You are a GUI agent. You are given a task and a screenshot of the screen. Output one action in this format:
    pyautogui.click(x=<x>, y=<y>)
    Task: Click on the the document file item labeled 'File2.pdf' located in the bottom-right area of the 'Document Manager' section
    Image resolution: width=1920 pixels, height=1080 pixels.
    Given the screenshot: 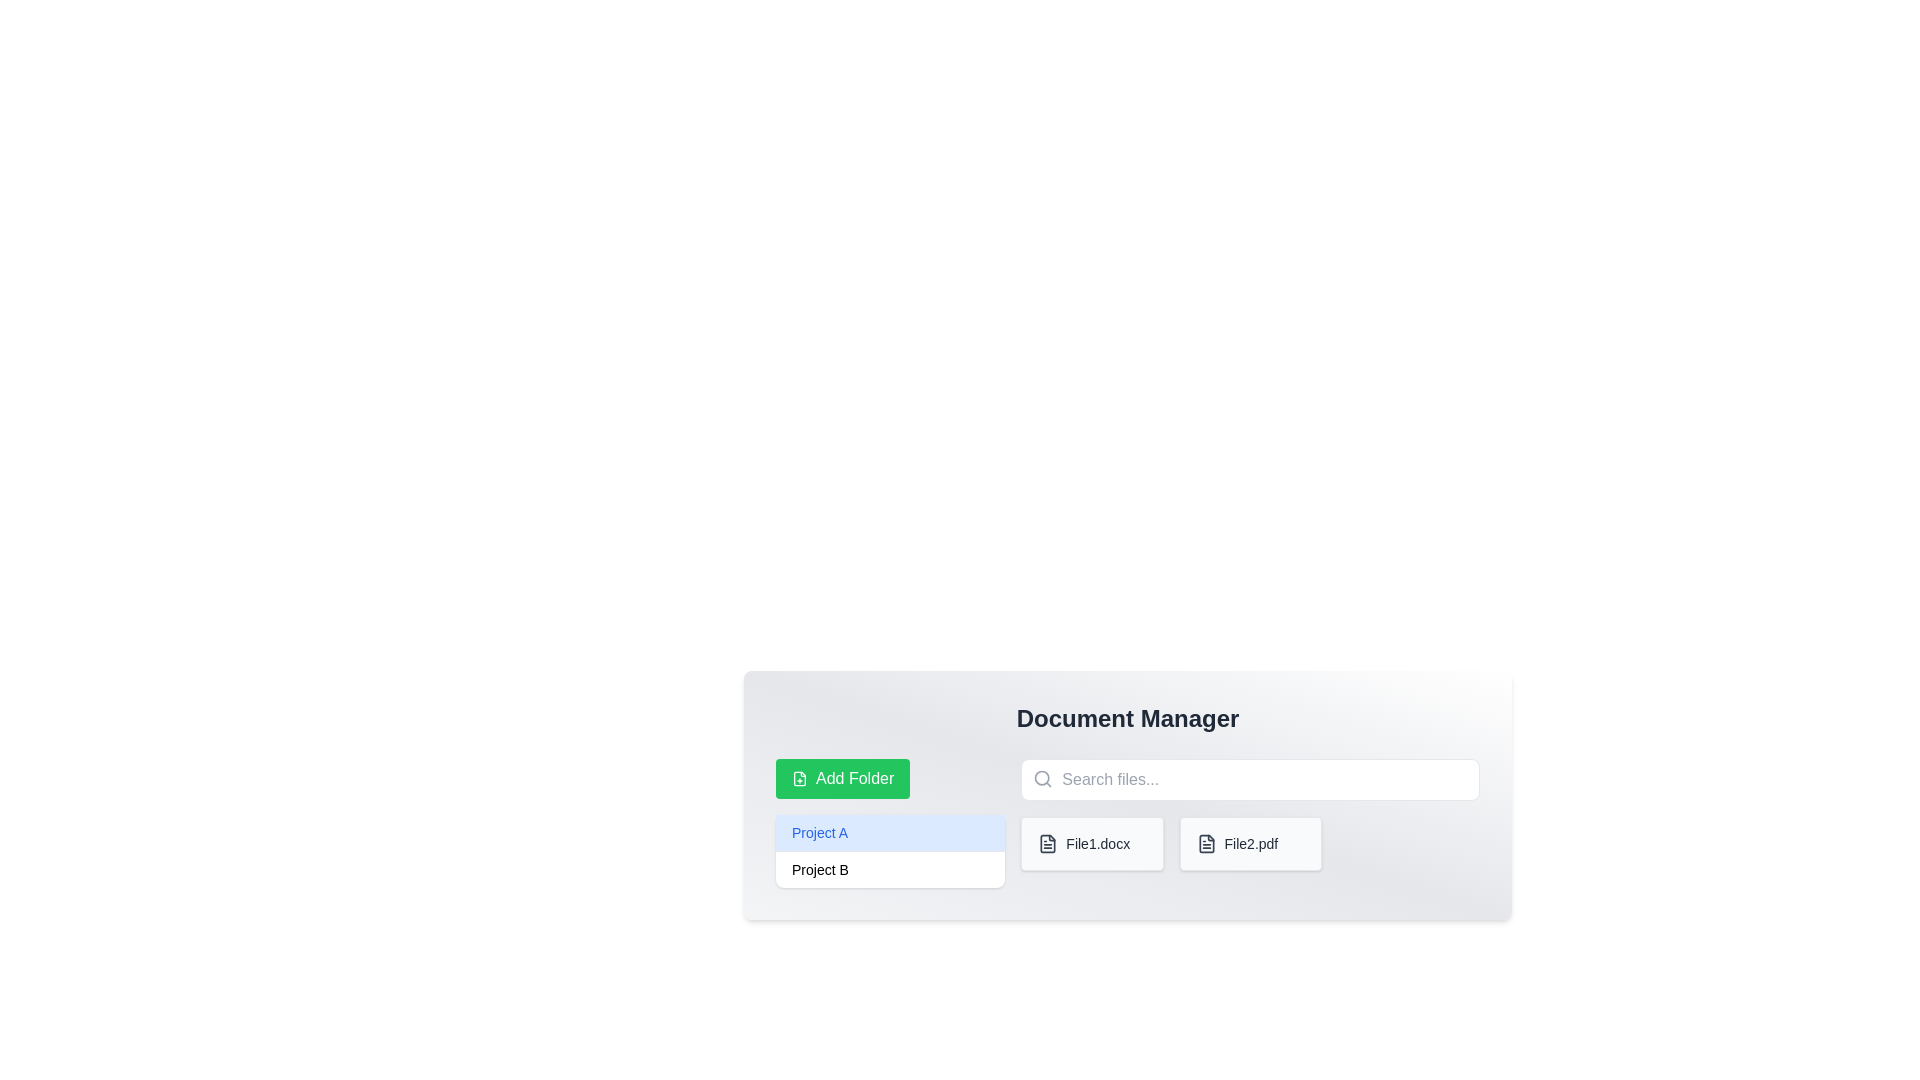 What is the action you would take?
    pyautogui.click(x=1249, y=823)
    